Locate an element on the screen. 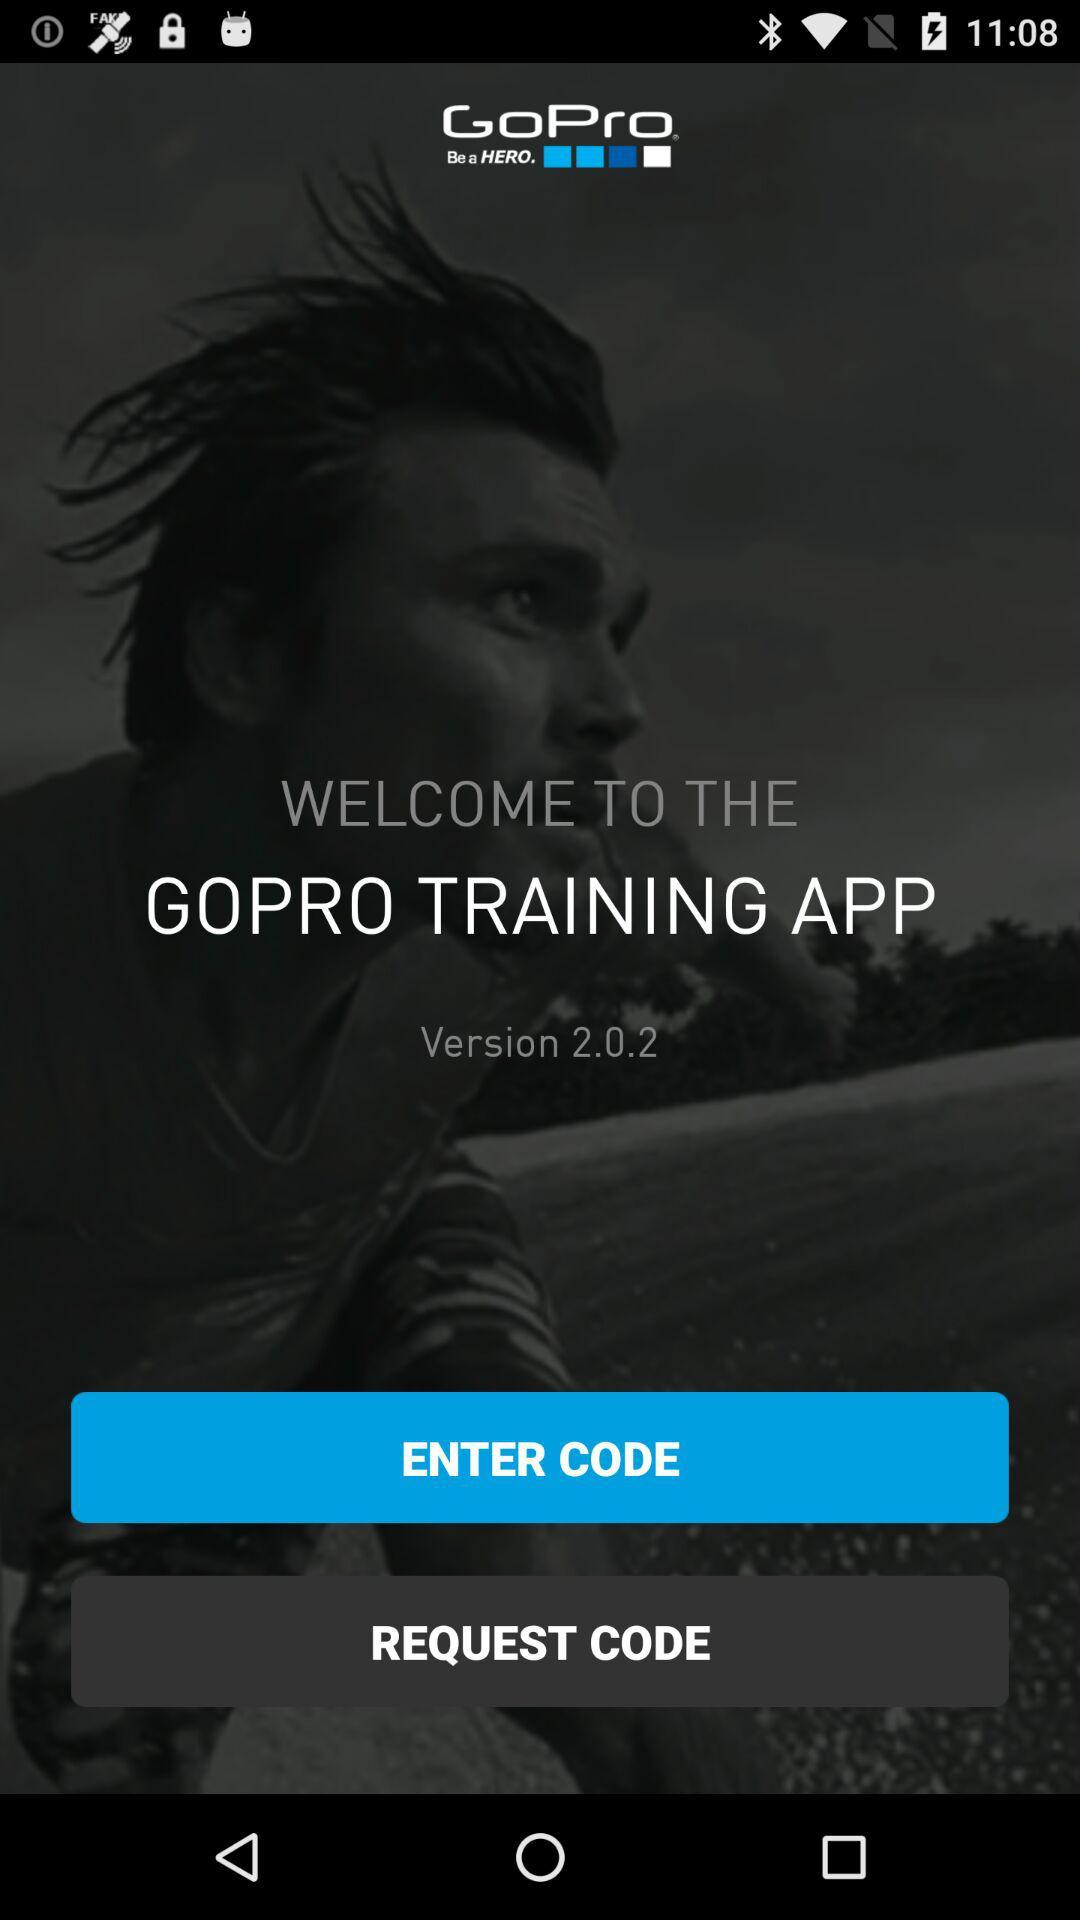 The image size is (1080, 1920). request code is located at coordinates (540, 1641).